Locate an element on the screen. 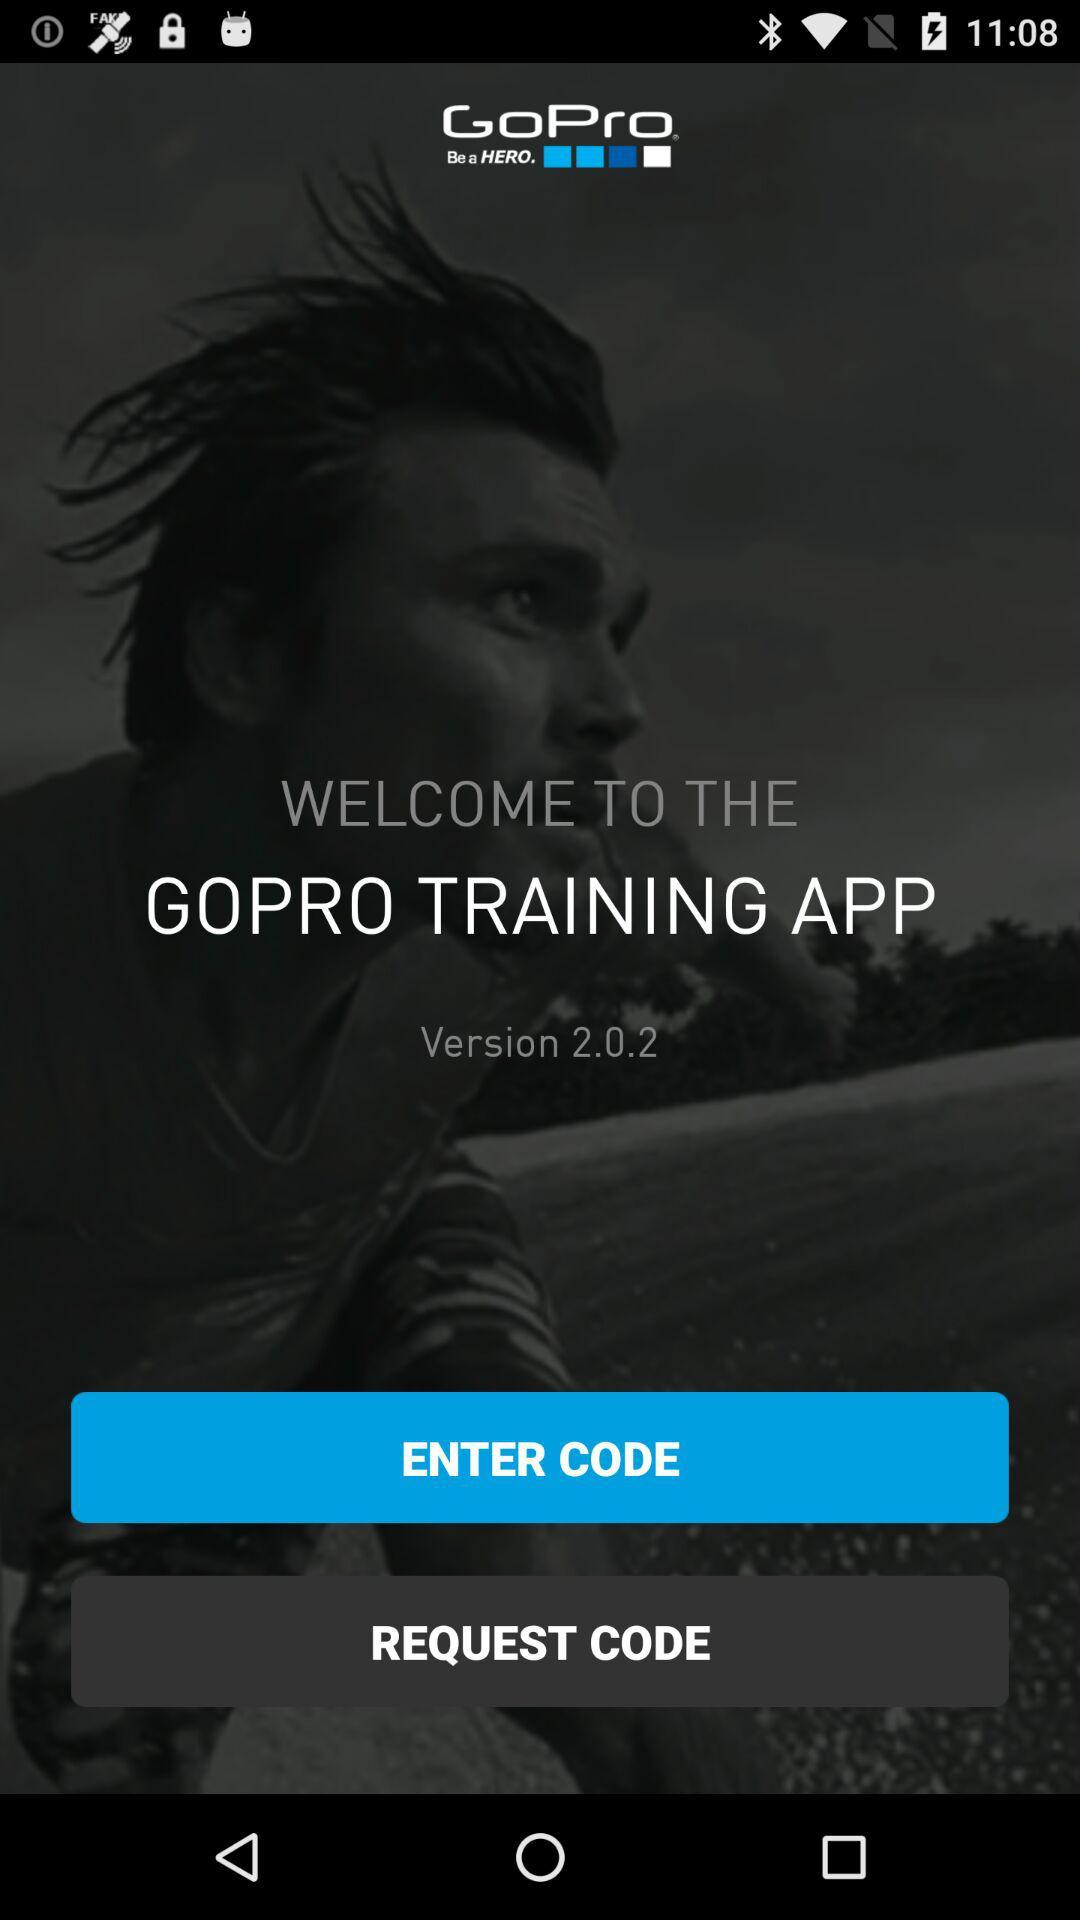 The image size is (1080, 1920). request code is located at coordinates (540, 1641).